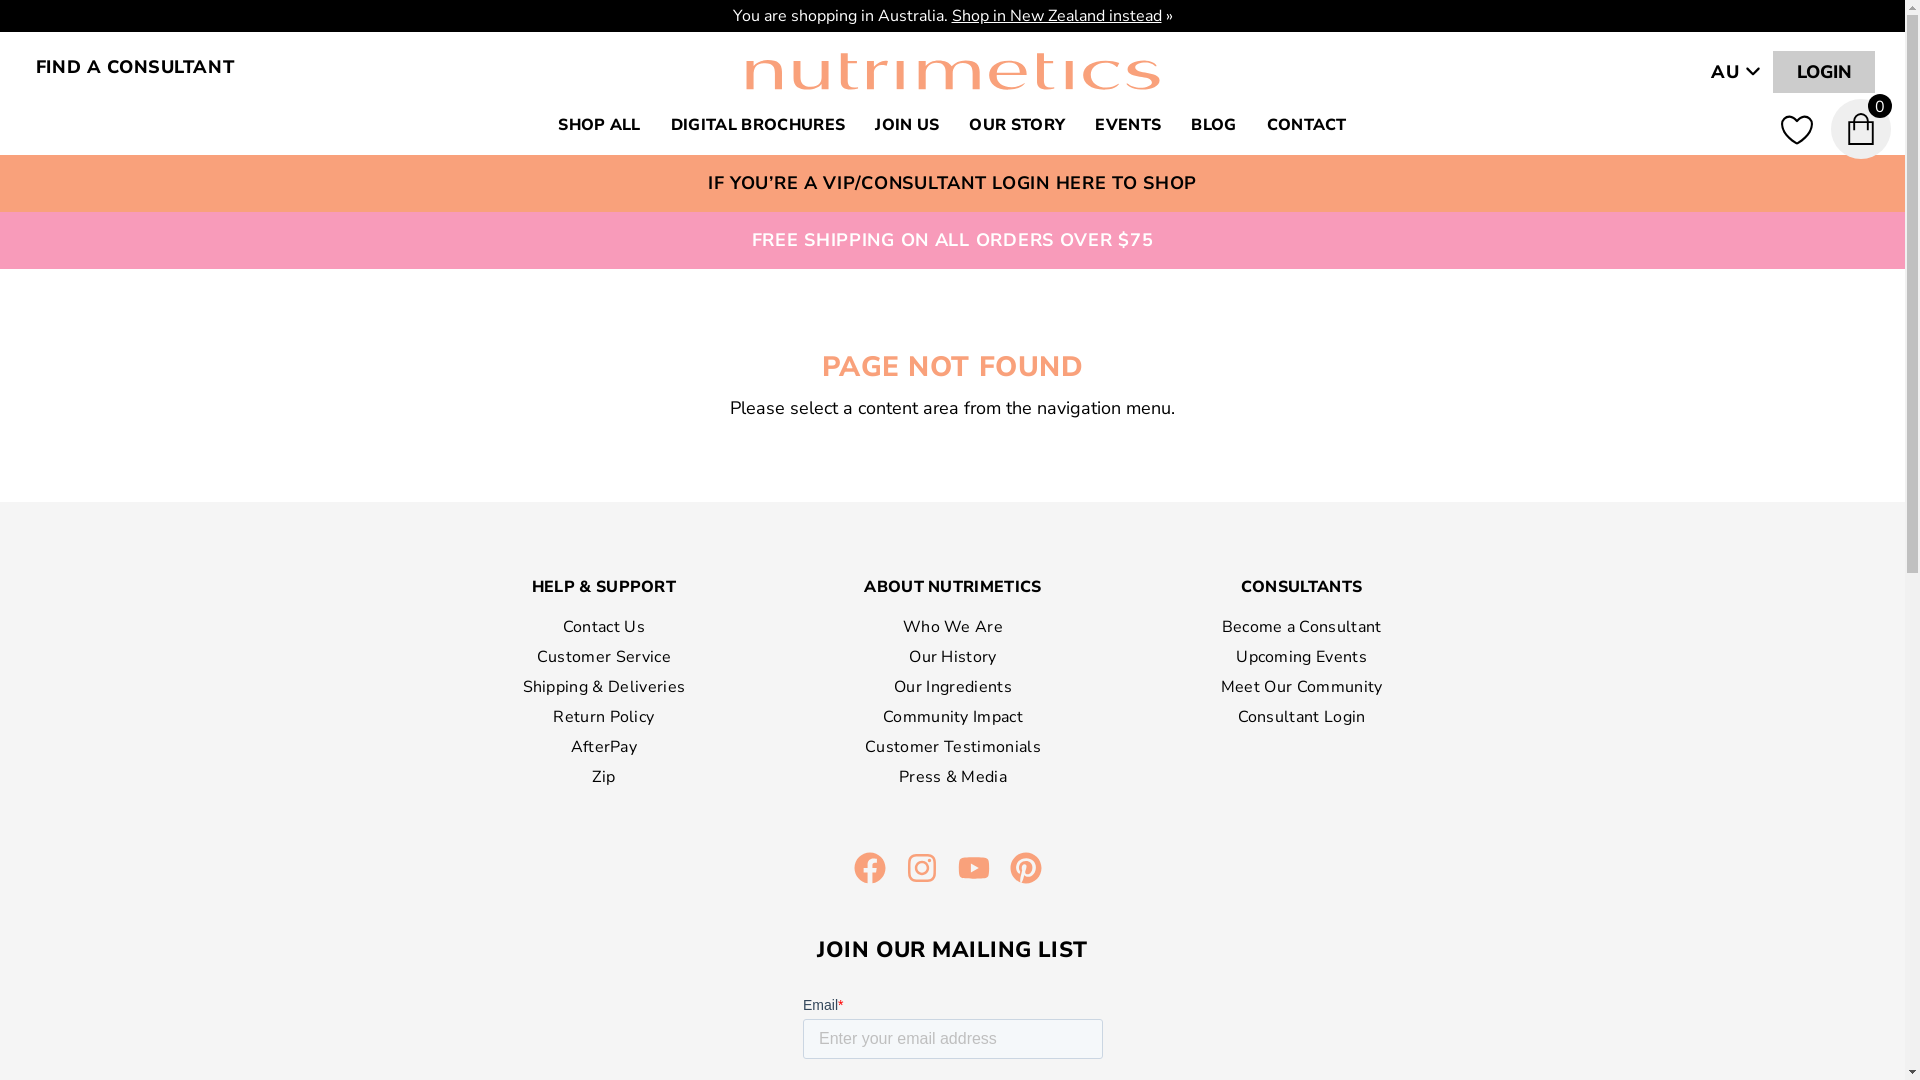  Describe the element at coordinates (602, 716) in the screenshot. I see `'Return Policy'` at that location.